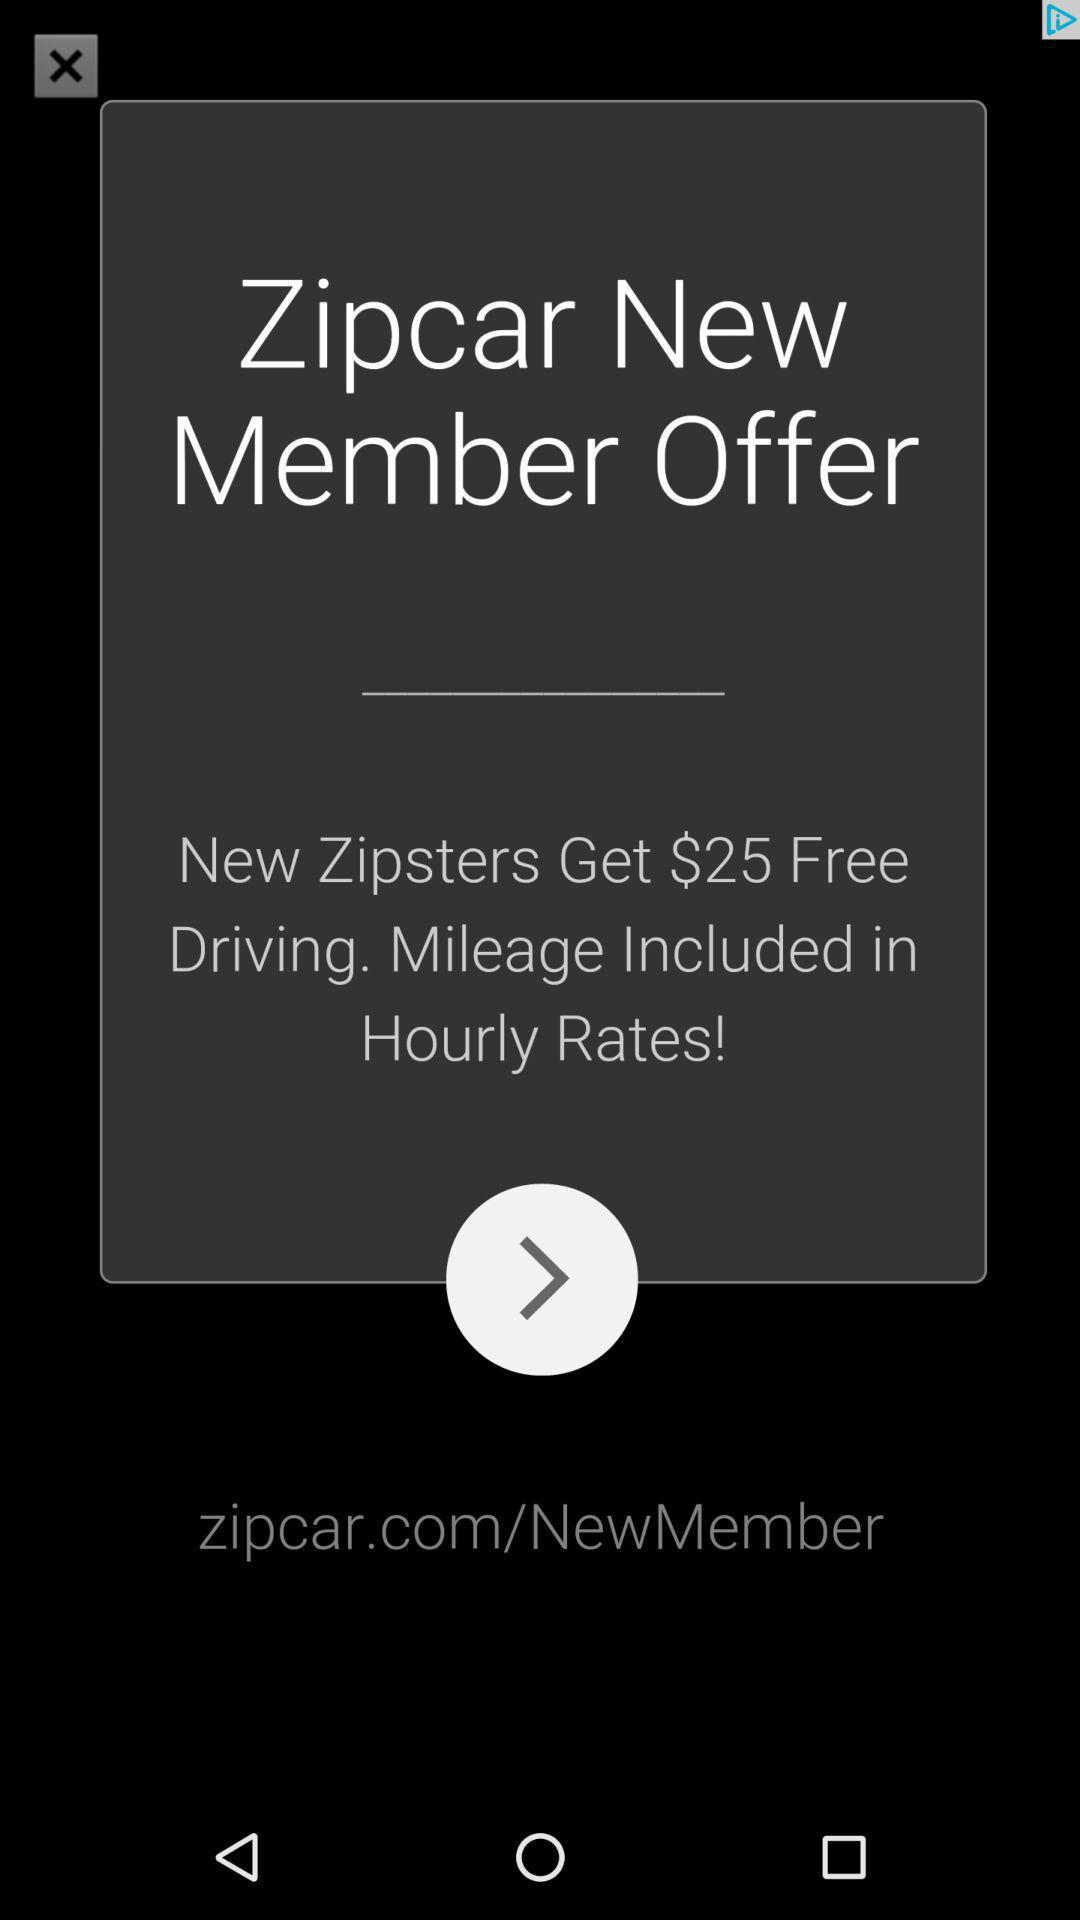 The width and height of the screenshot is (1080, 1920). I want to click on the close icon, so click(64, 70).